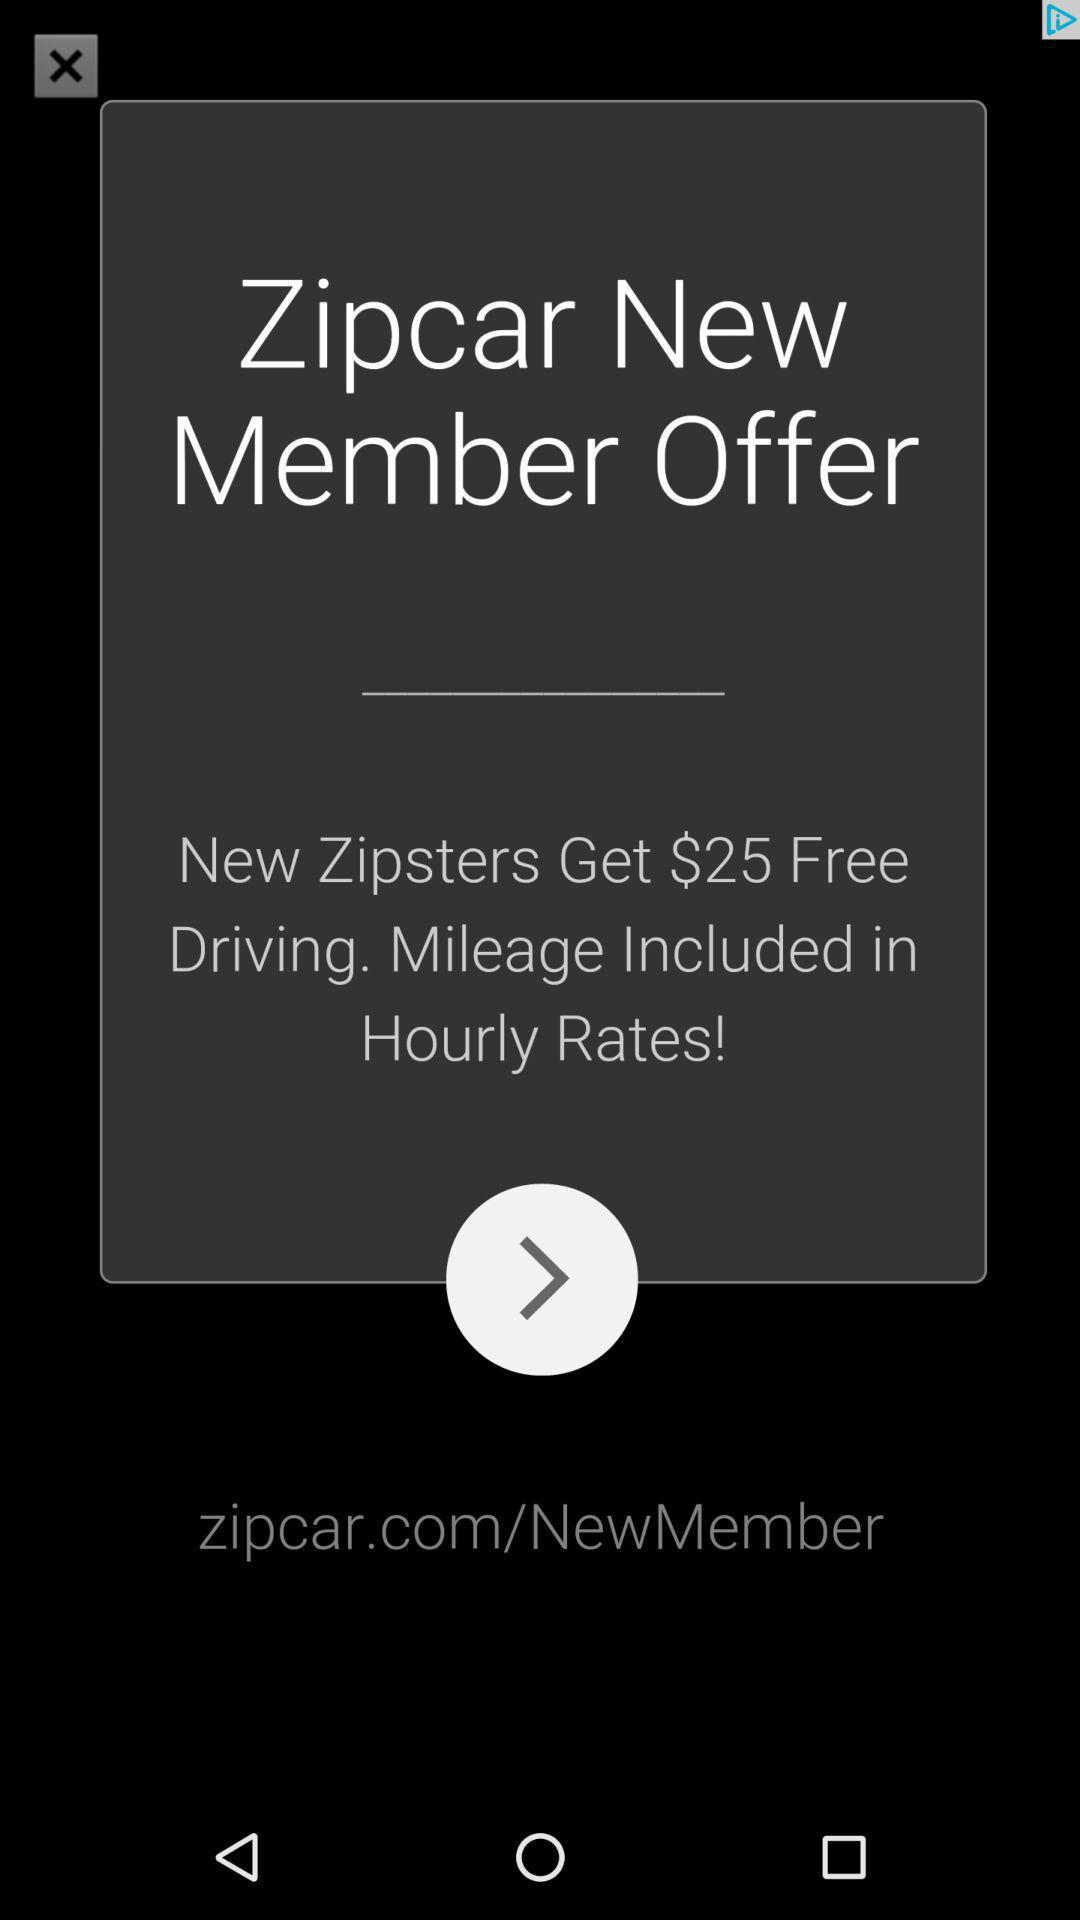 The width and height of the screenshot is (1080, 1920). I want to click on the close icon, so click(64, 70).